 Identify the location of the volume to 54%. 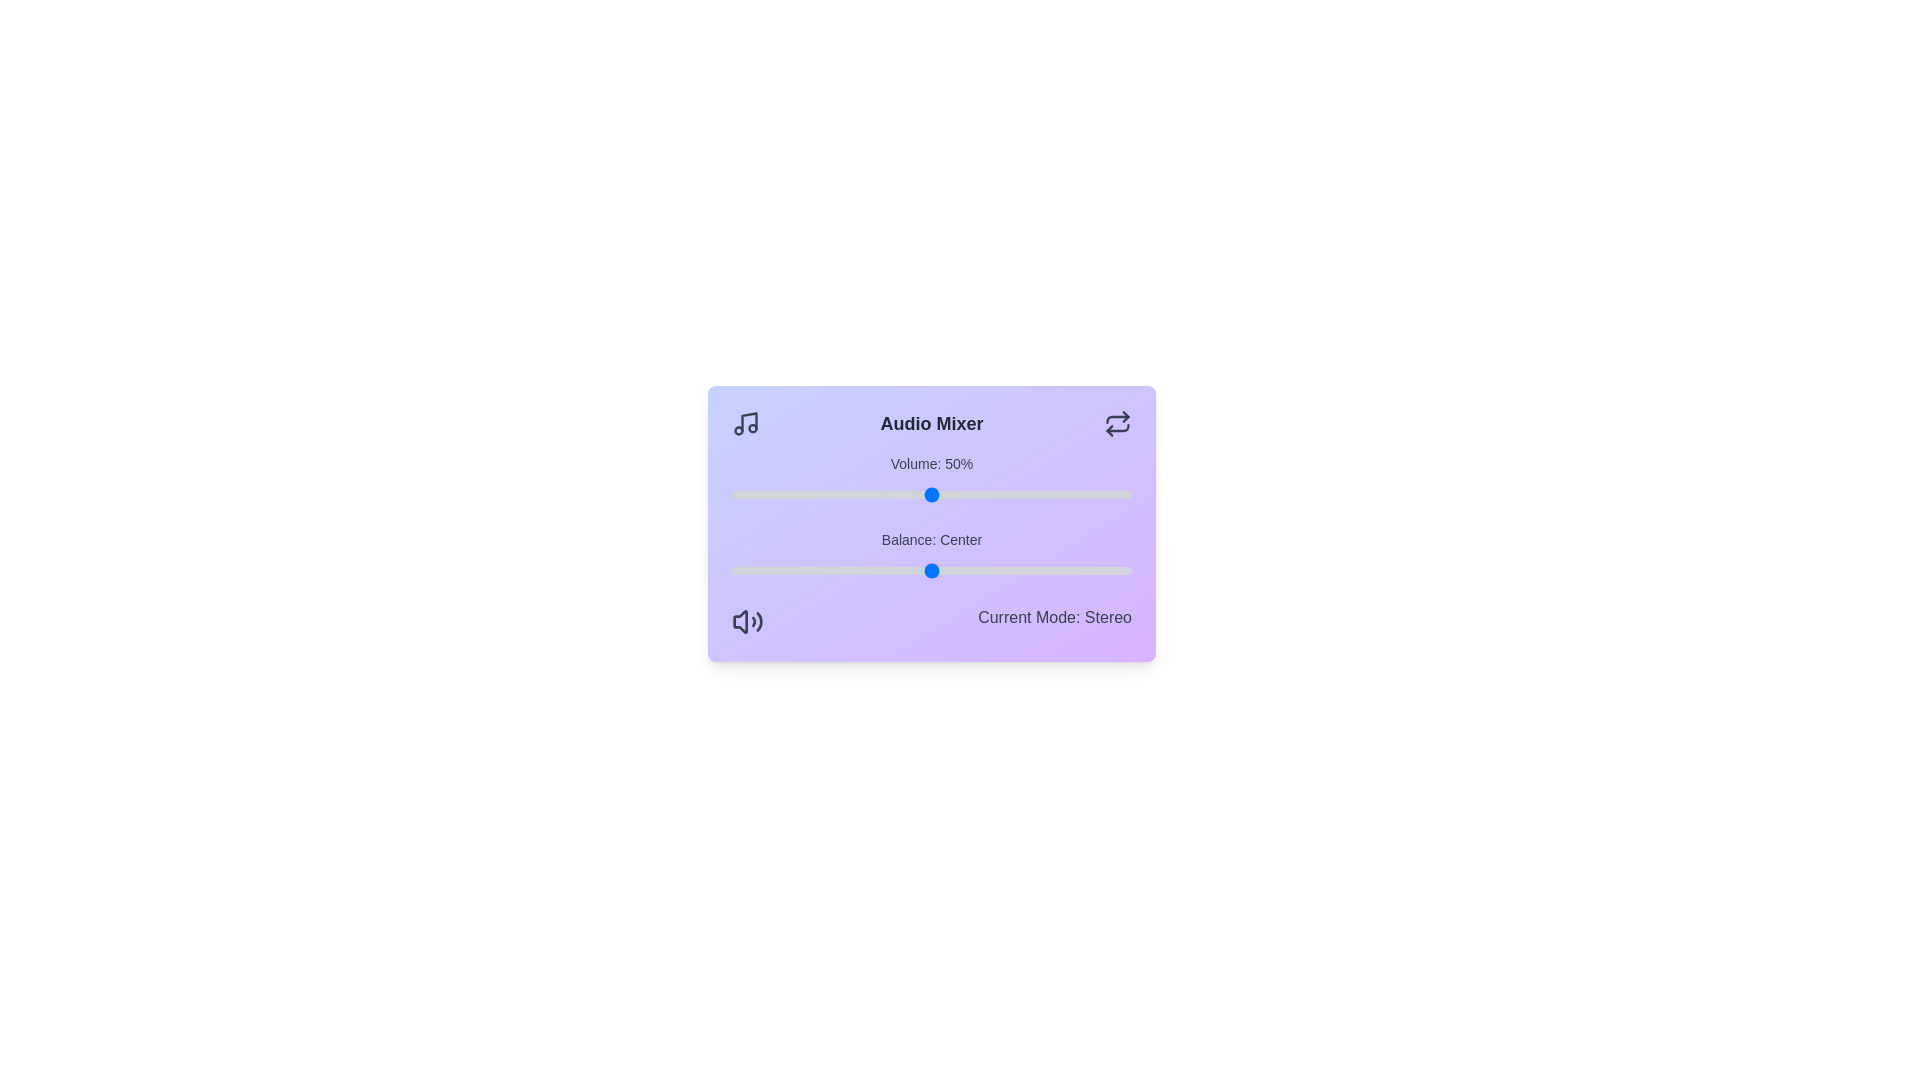
(947, 494).